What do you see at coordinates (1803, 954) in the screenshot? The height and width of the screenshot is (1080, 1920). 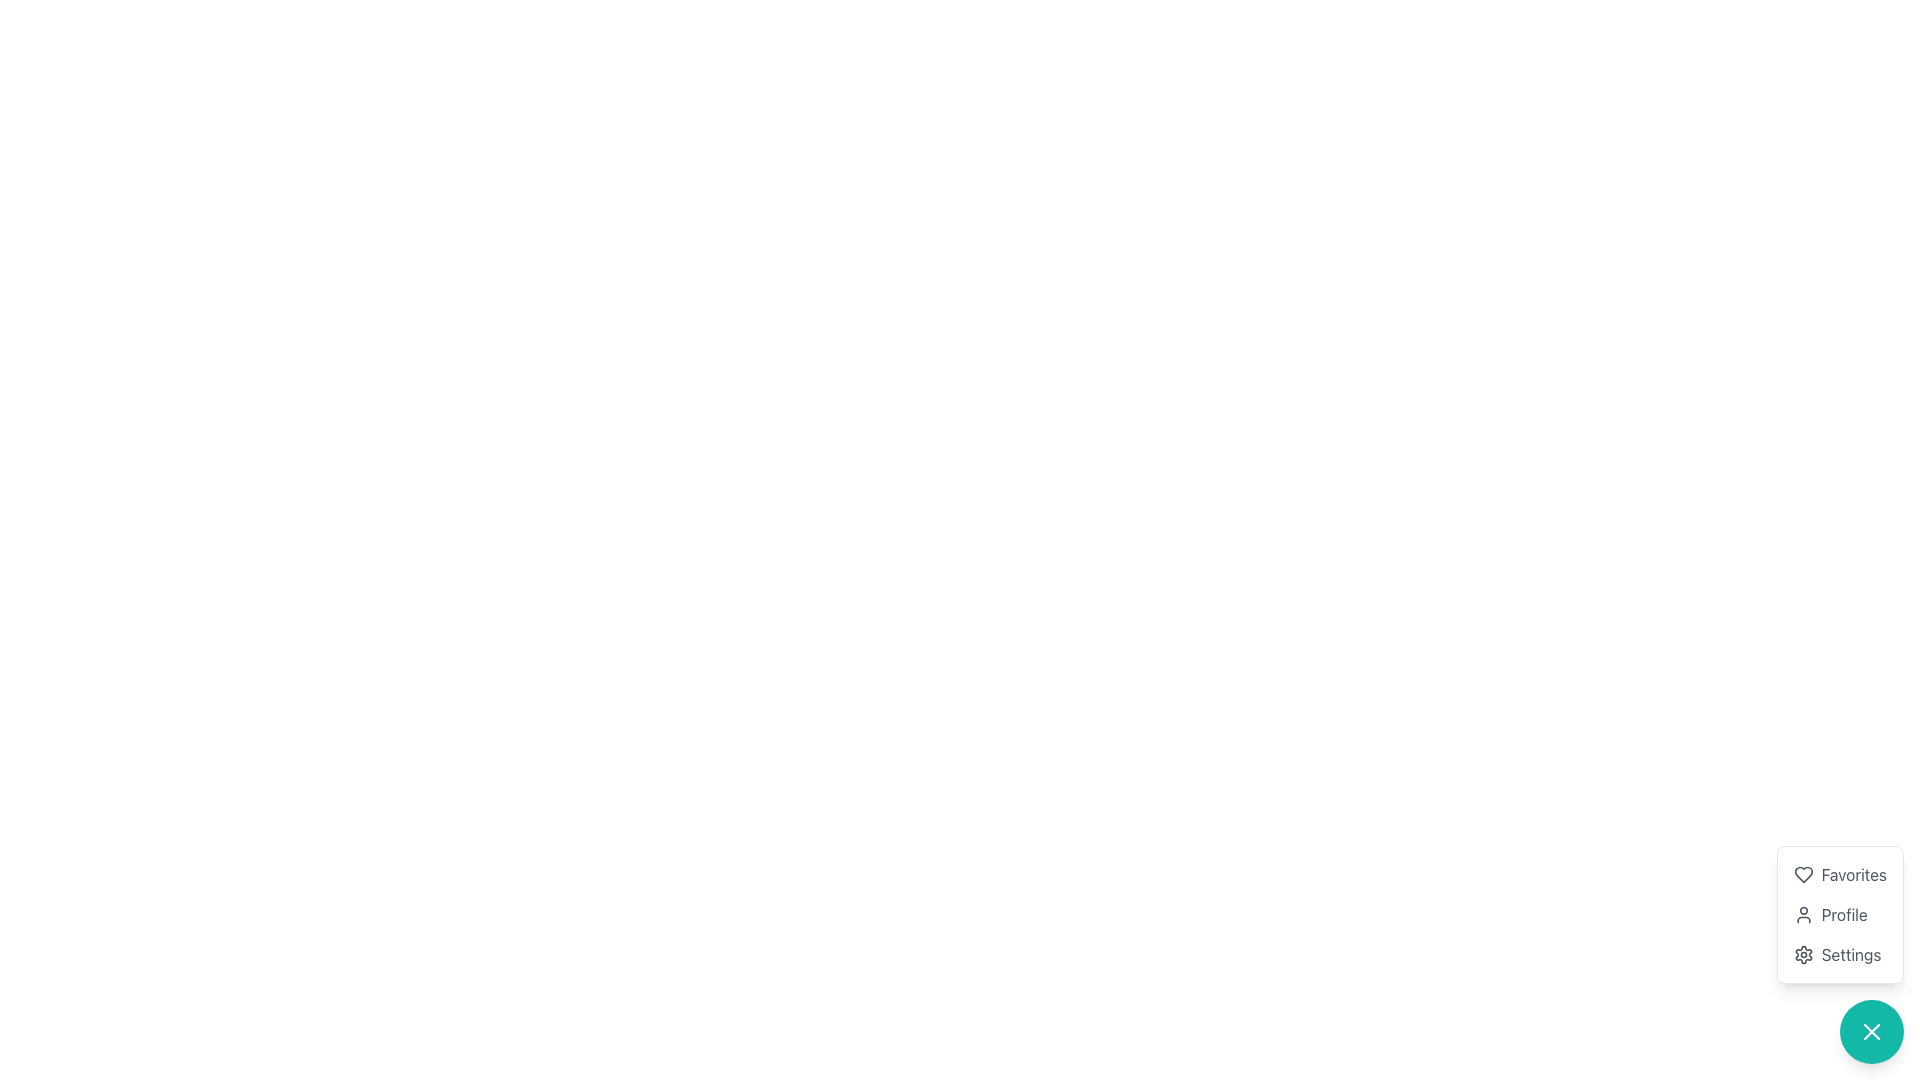 I see `the gear-shaped icon associated with settings located at the top-left of the 'Settings' option in the menu list` at bounding box center [1803, 954].